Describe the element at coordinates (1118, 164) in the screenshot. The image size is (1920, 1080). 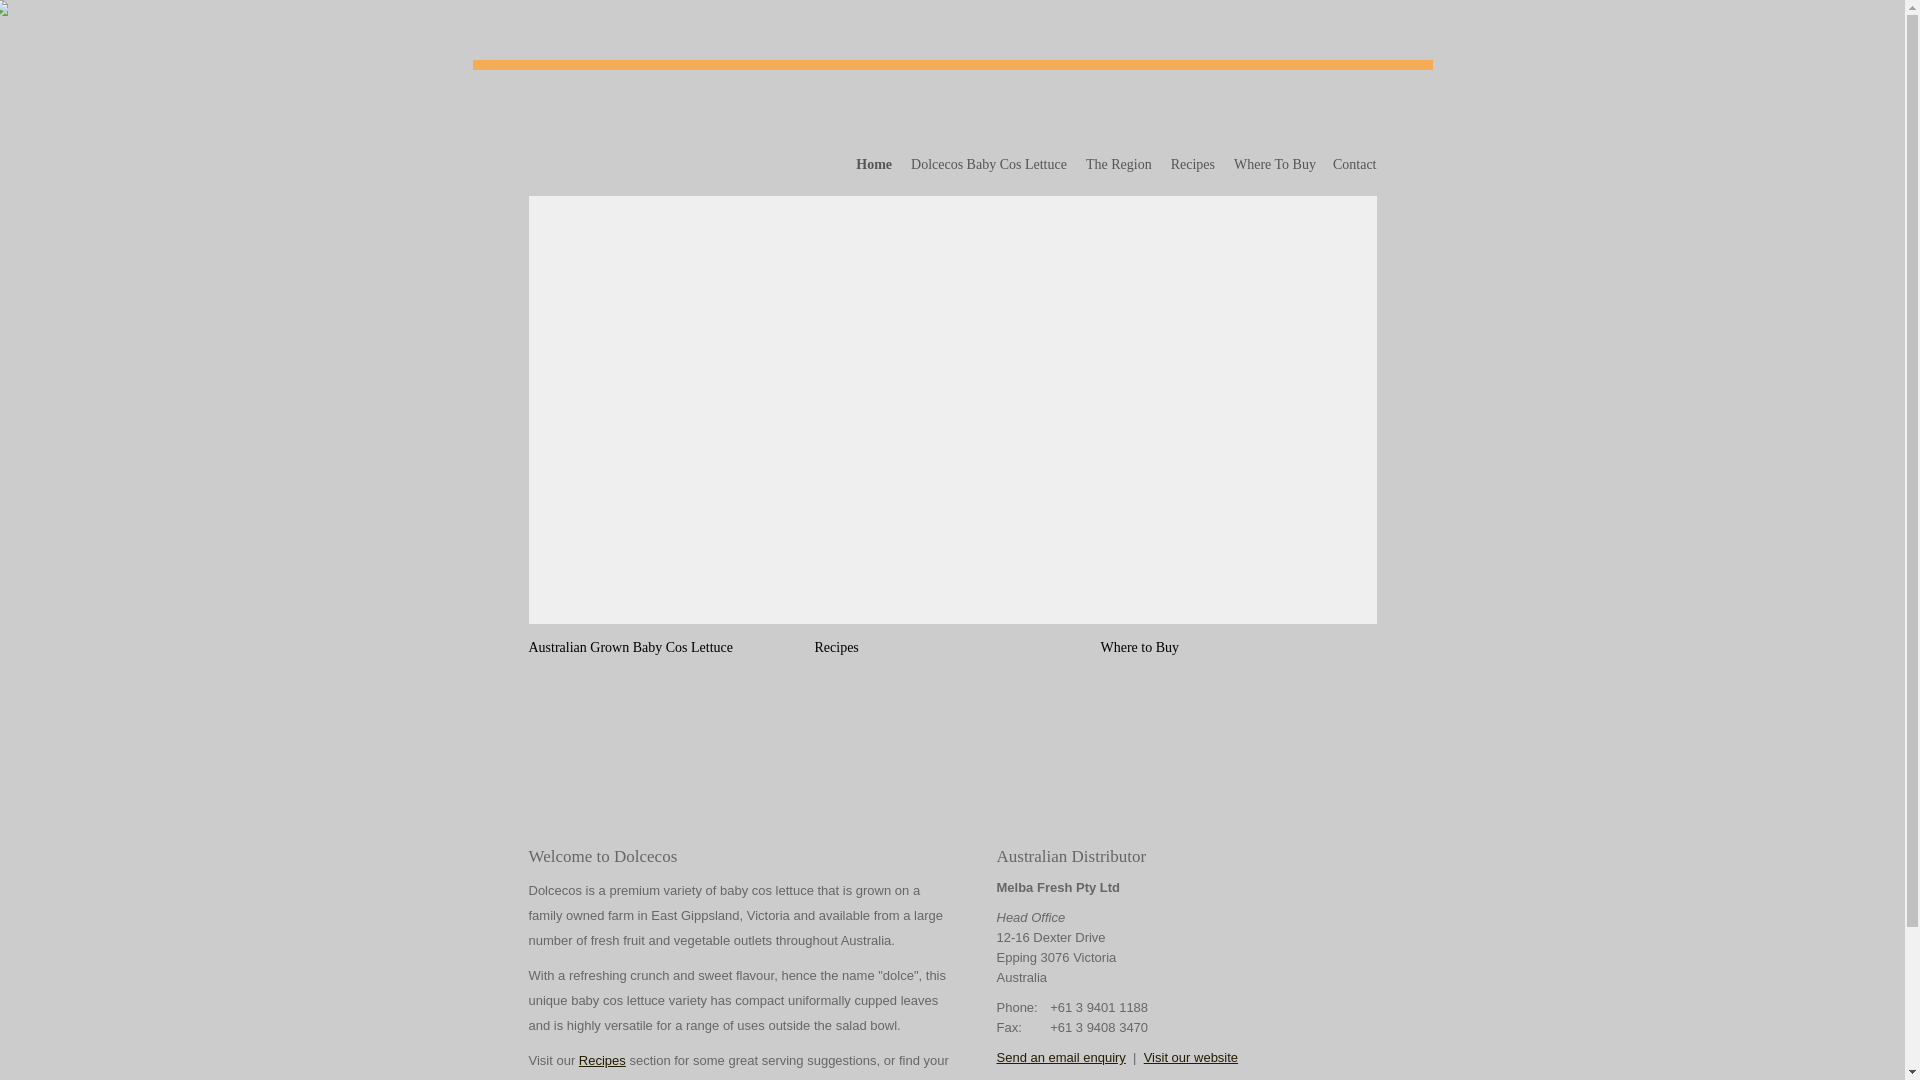
I see `'The Region'` at that location.